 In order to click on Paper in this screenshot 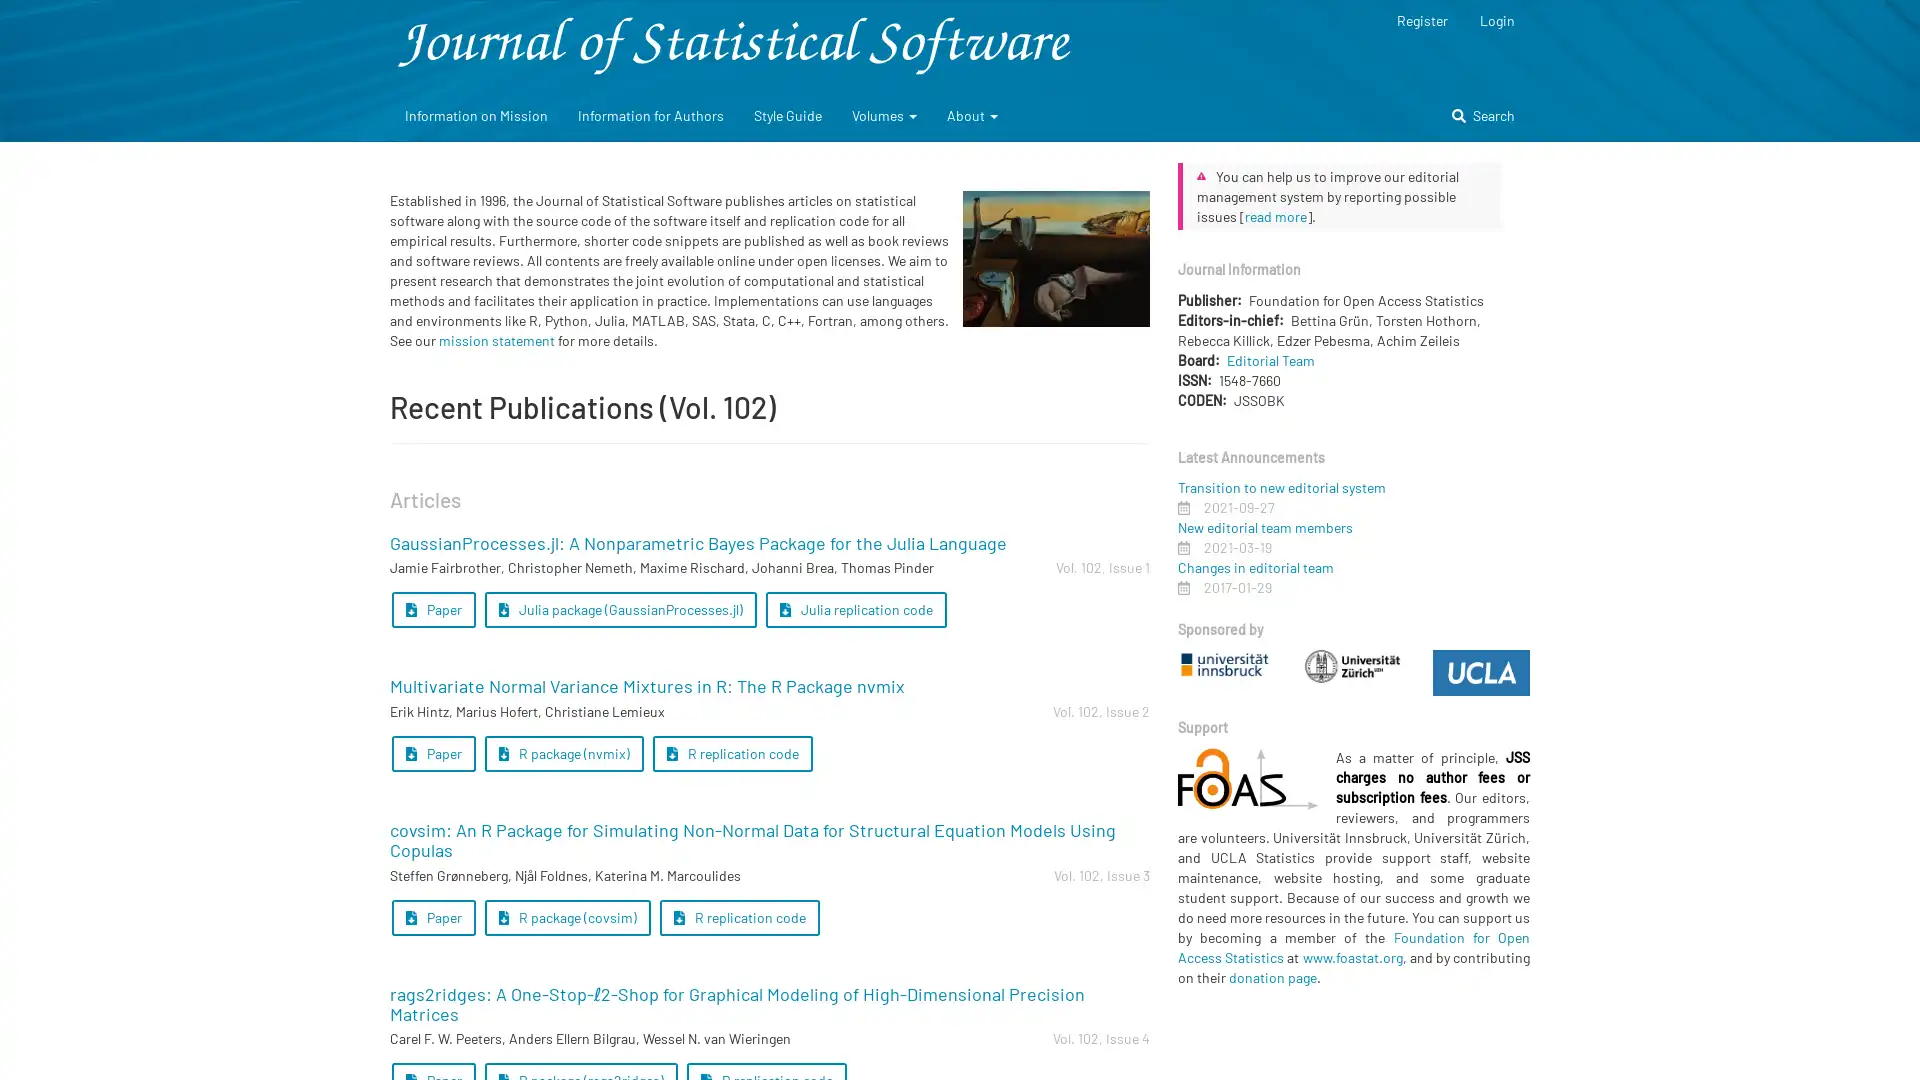, I will do `click(432, 753)`.